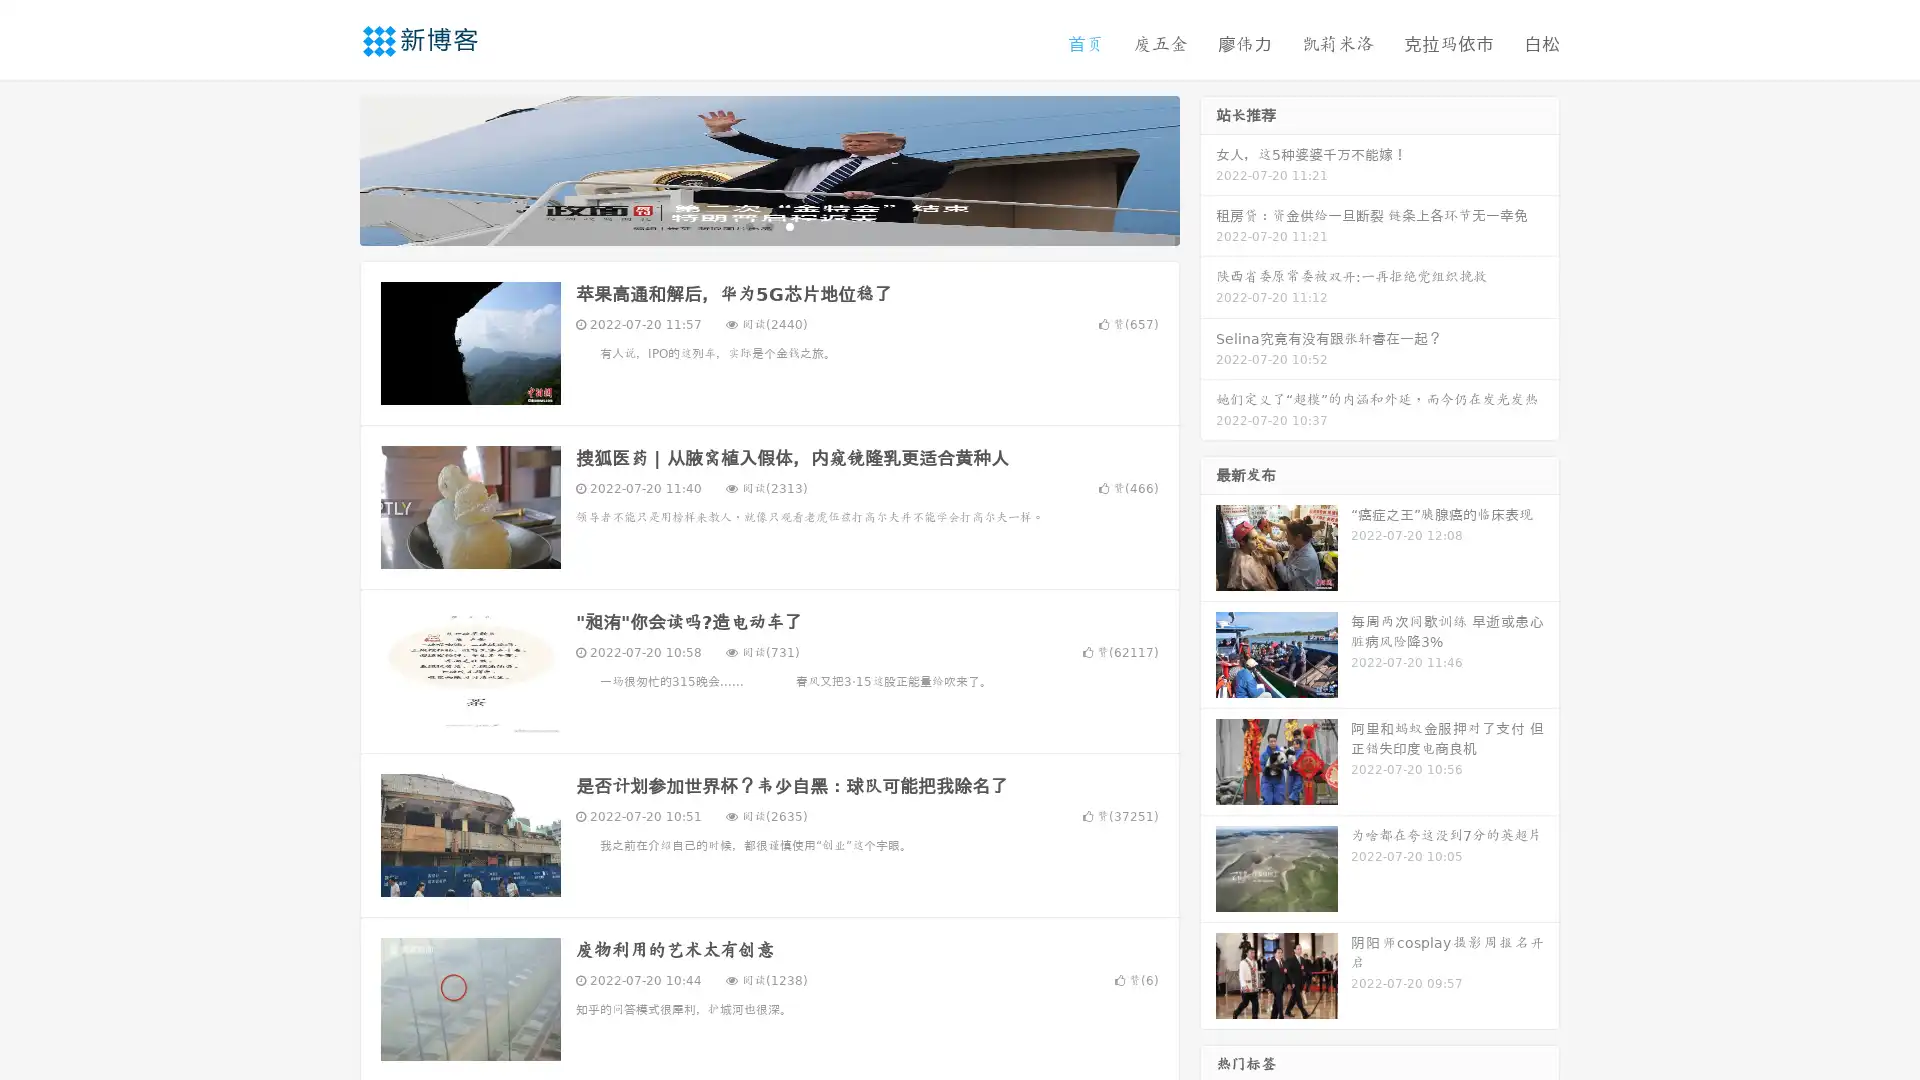 This screenshot has width=1920, height=1080. What do you see at coordinates (330, 168) in the screenshot?
I see `Previous slide` at bounding box center [330, 168].